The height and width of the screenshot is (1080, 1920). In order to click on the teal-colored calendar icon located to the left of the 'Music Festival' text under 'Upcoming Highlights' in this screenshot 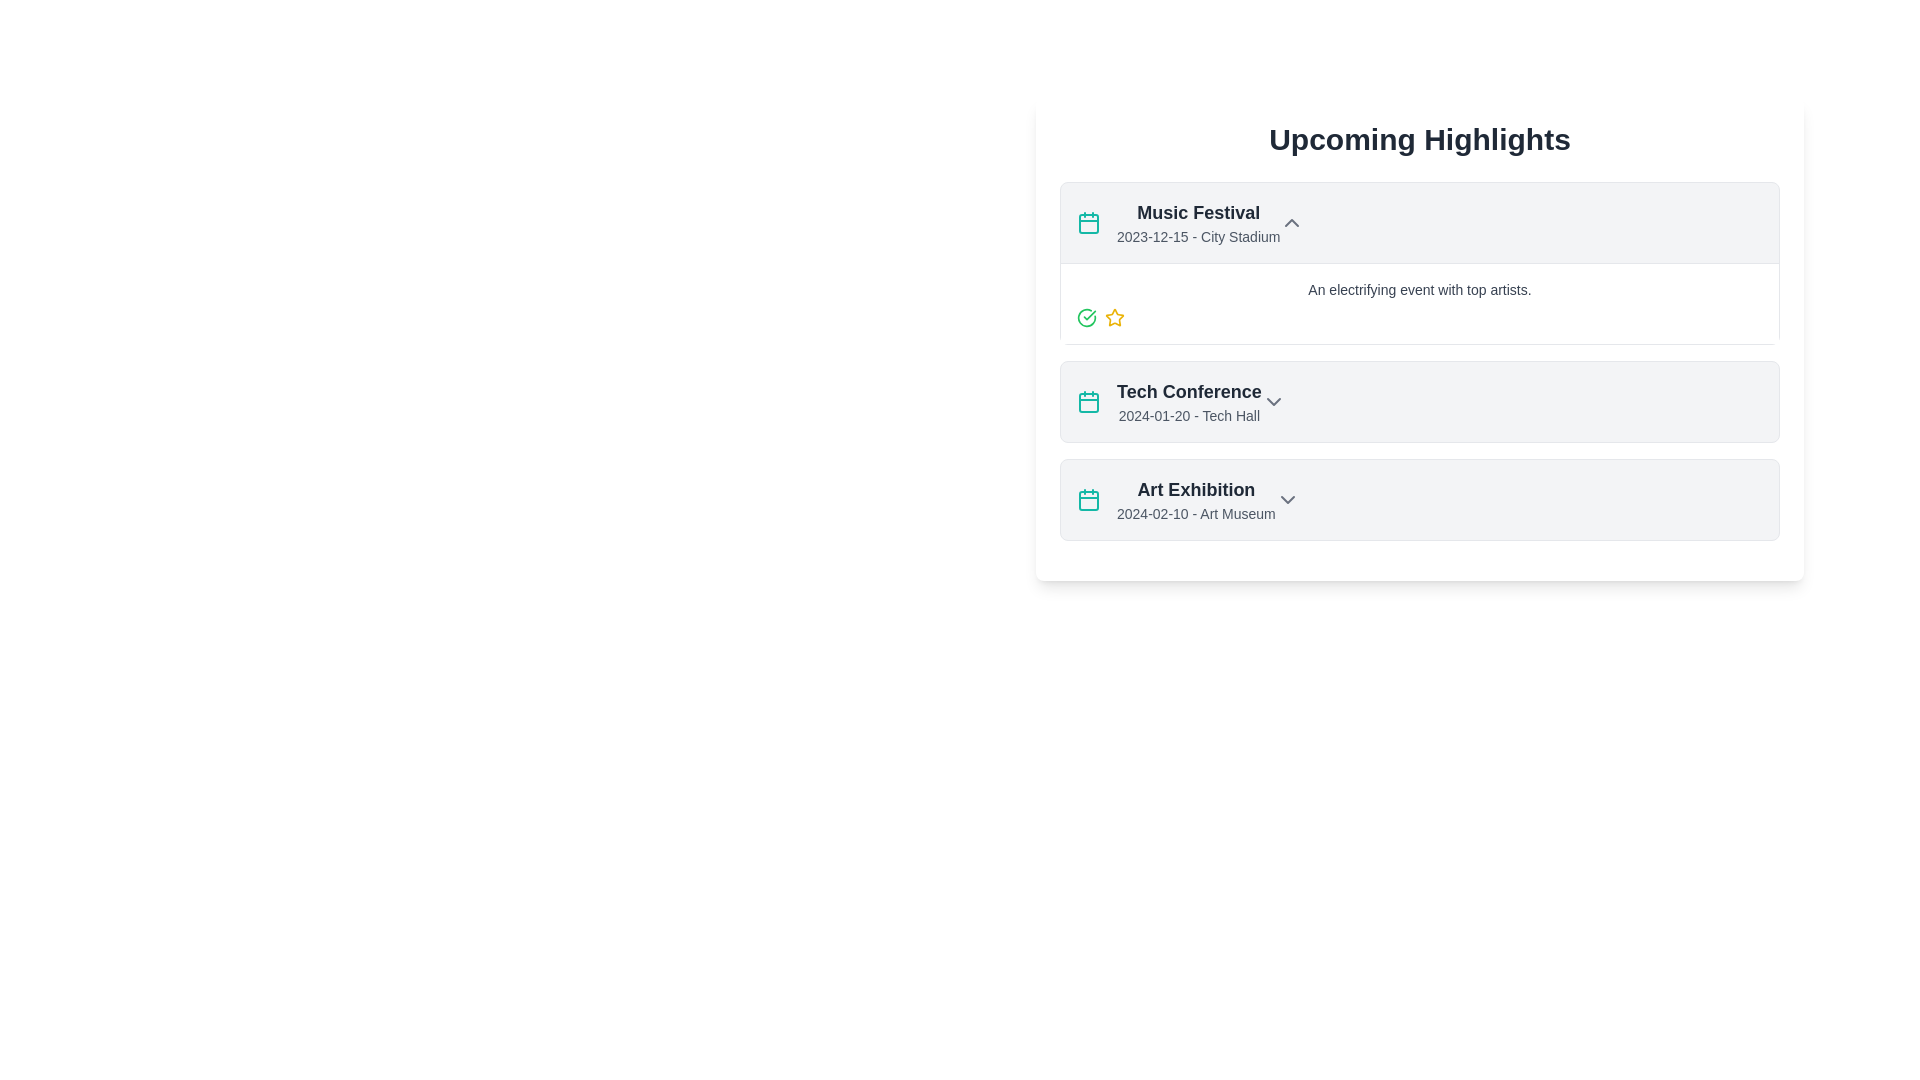, I will do `click(1088, 223)`.